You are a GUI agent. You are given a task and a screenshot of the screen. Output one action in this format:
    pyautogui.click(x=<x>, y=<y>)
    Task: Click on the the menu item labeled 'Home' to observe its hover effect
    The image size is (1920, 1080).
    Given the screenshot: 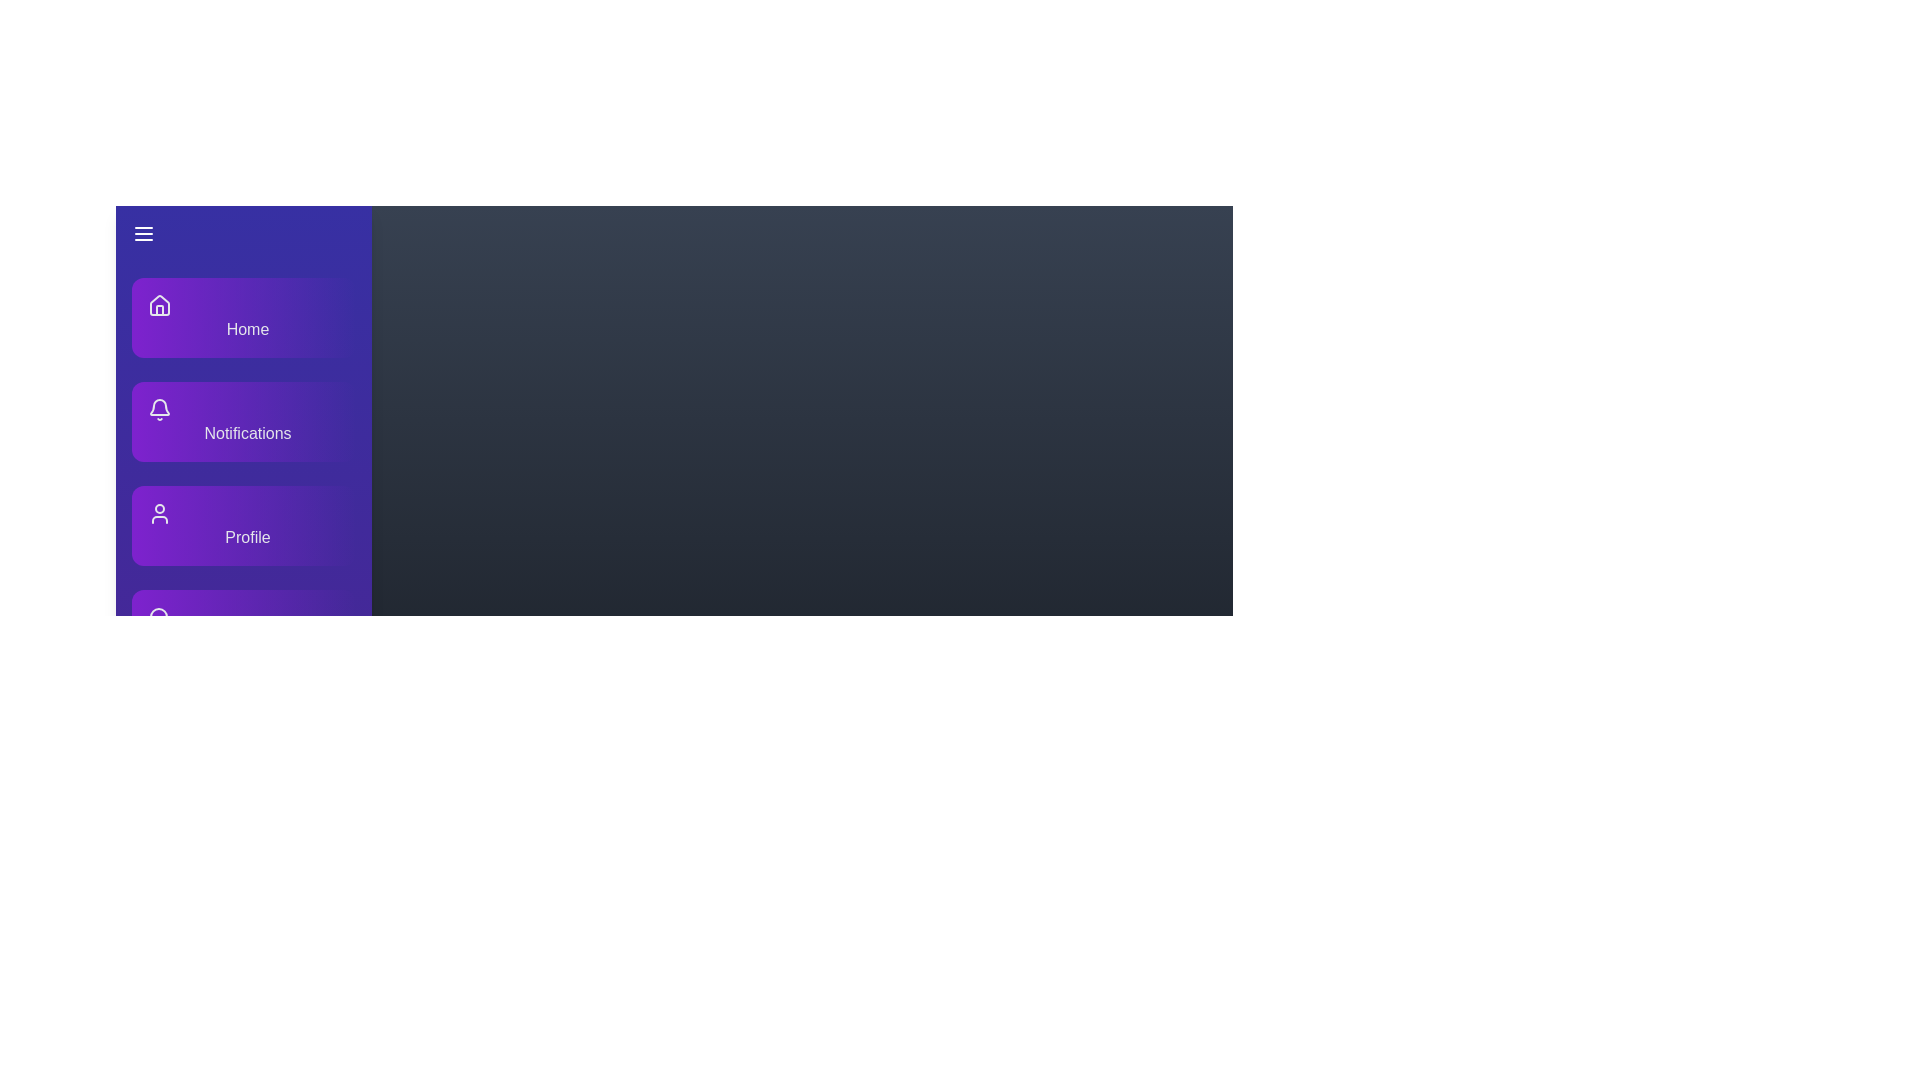 What is the action you would take?
    pyautogui.click(x=243, y=316)
    